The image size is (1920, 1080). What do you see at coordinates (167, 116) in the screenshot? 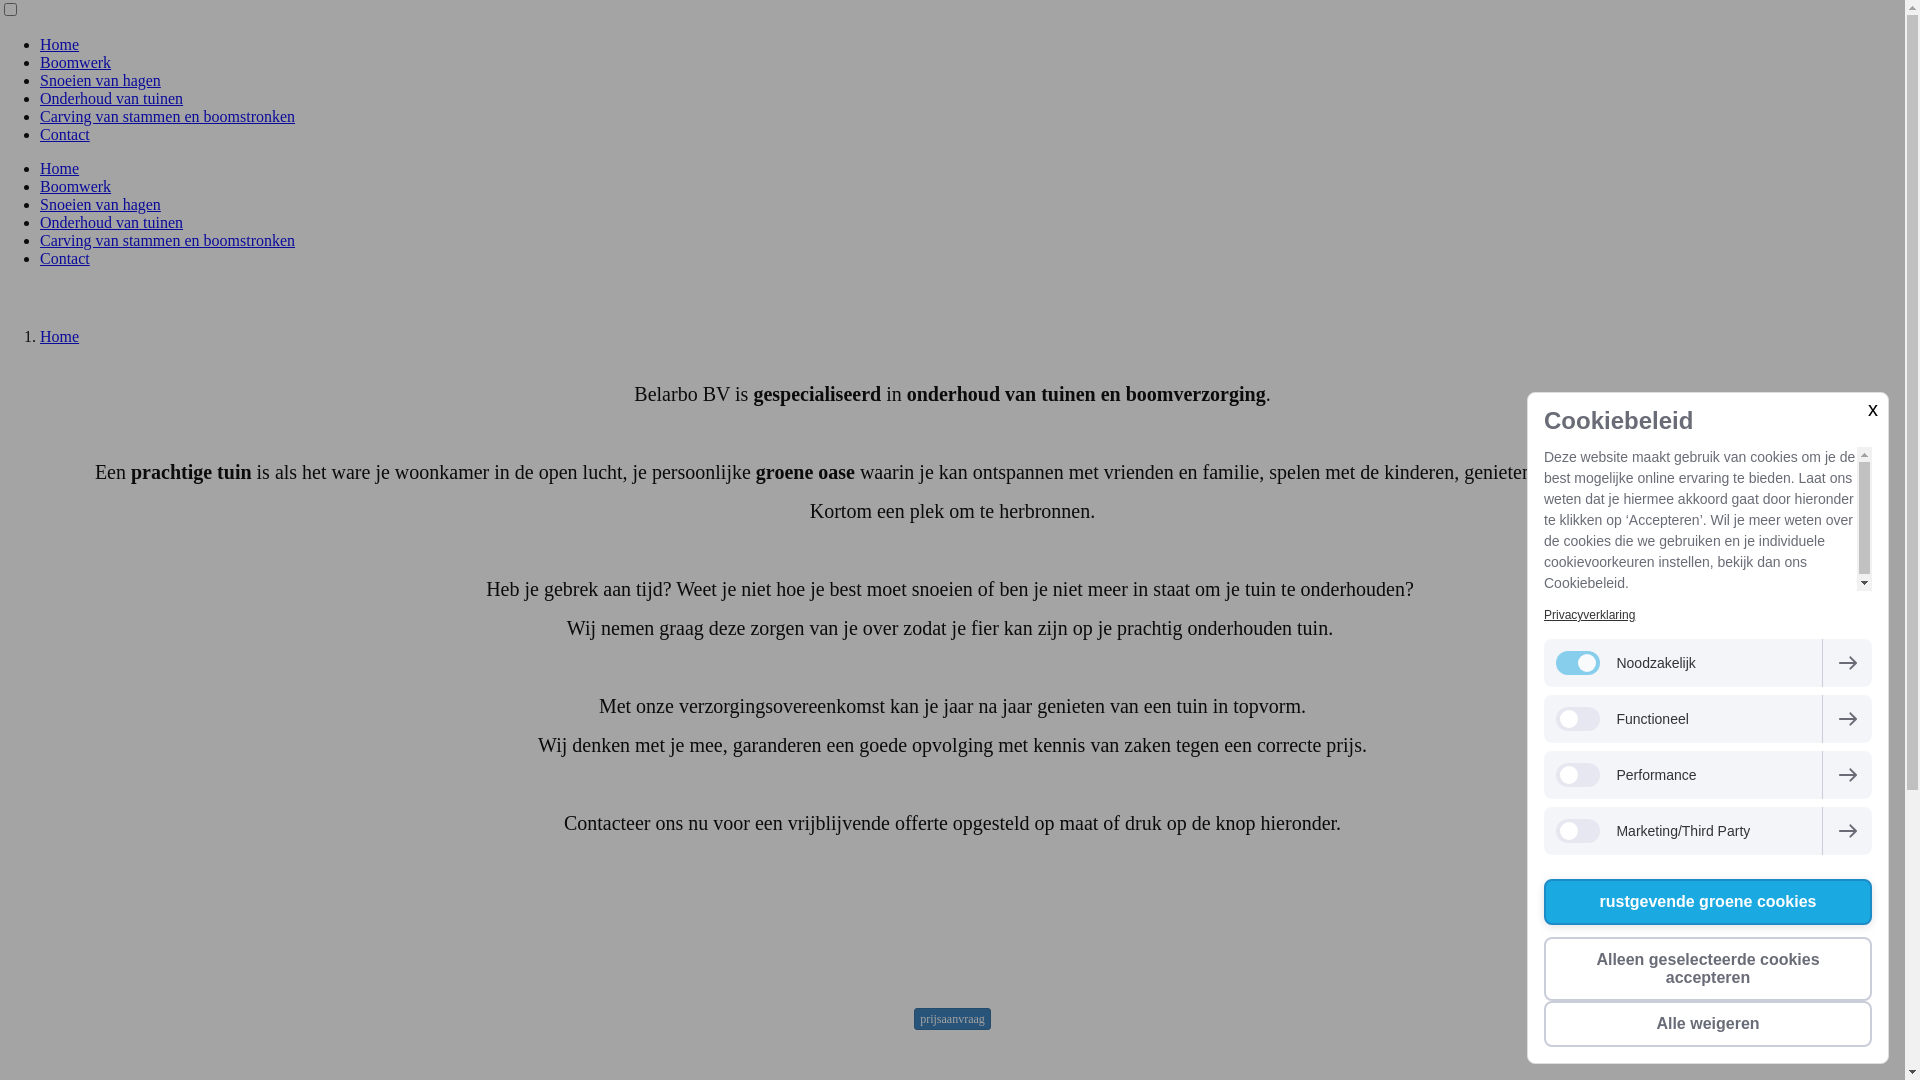
I see `'Carving van stammen en boomstronken'` at bounding box center [167, 116].